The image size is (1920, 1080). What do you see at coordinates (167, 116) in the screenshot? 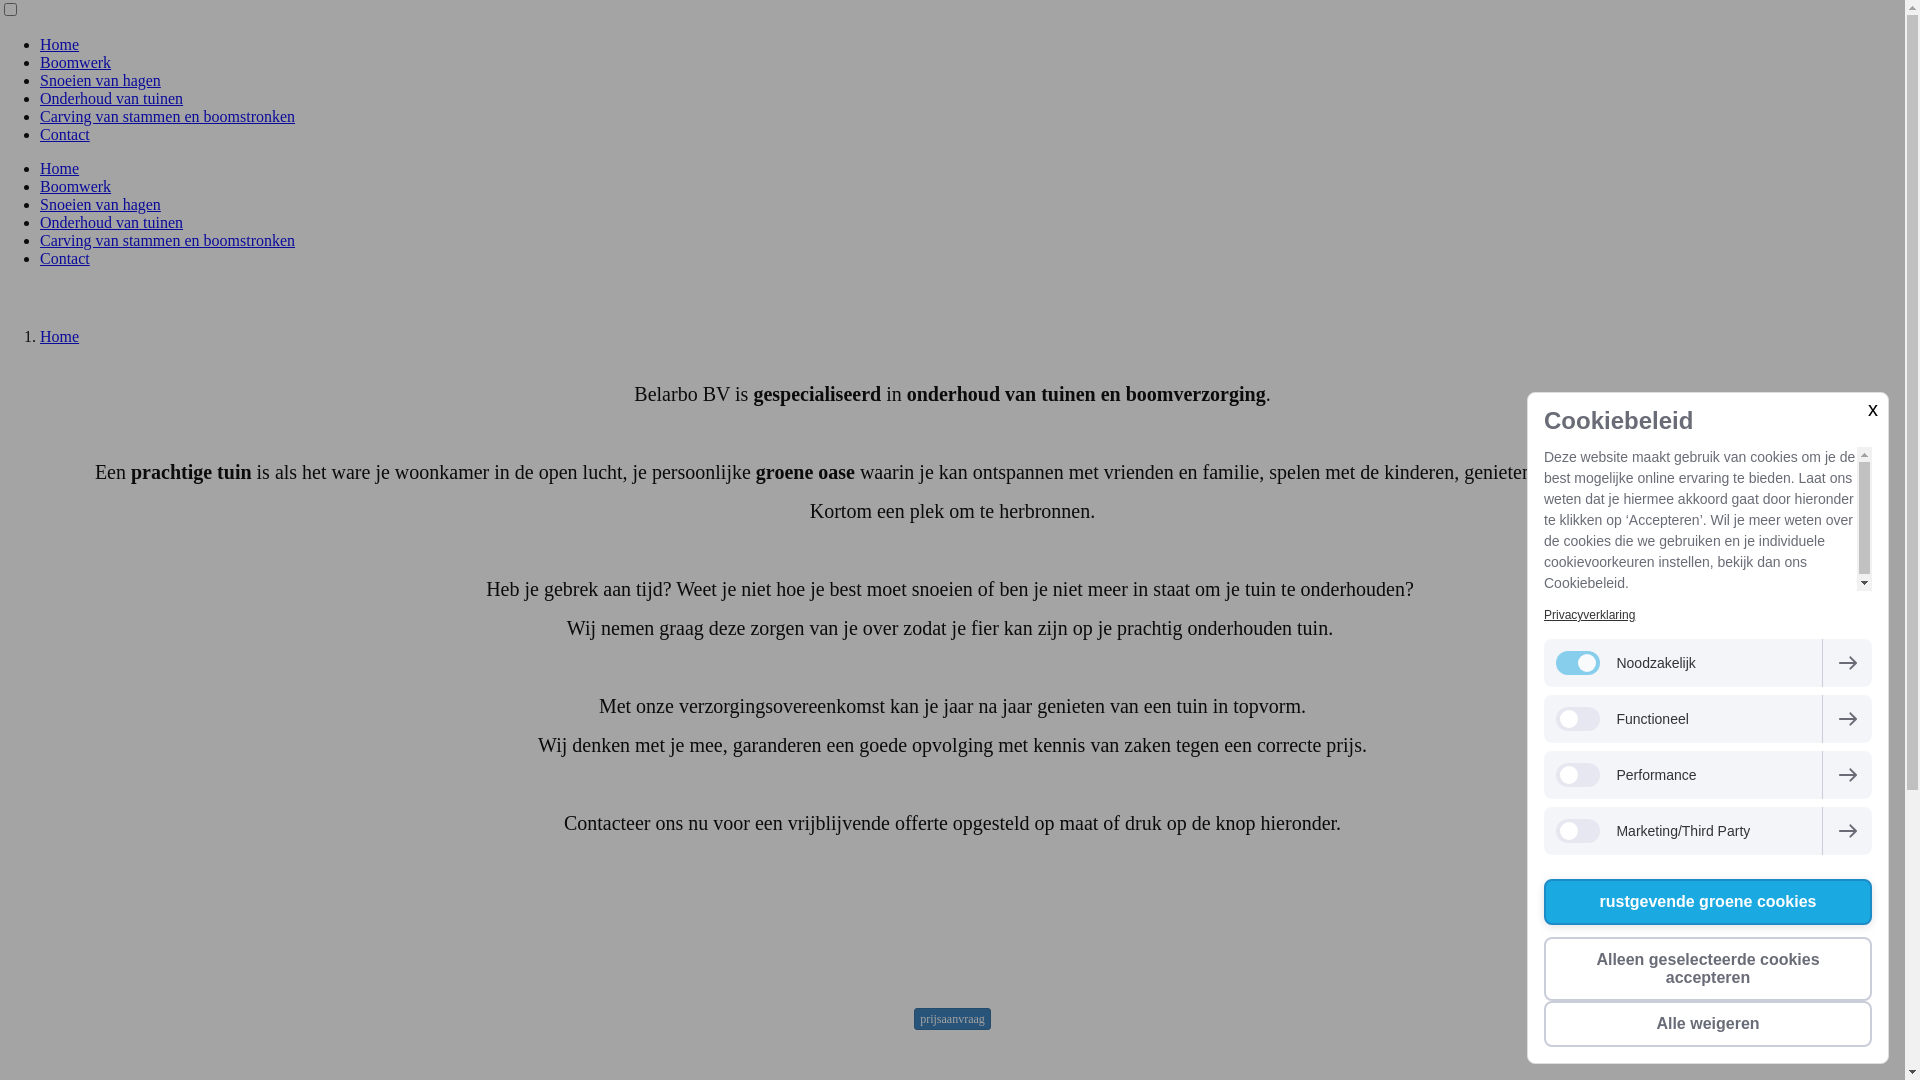
I see `'Carving van stammen en boomstronken'` at bounding box center [167, 116].